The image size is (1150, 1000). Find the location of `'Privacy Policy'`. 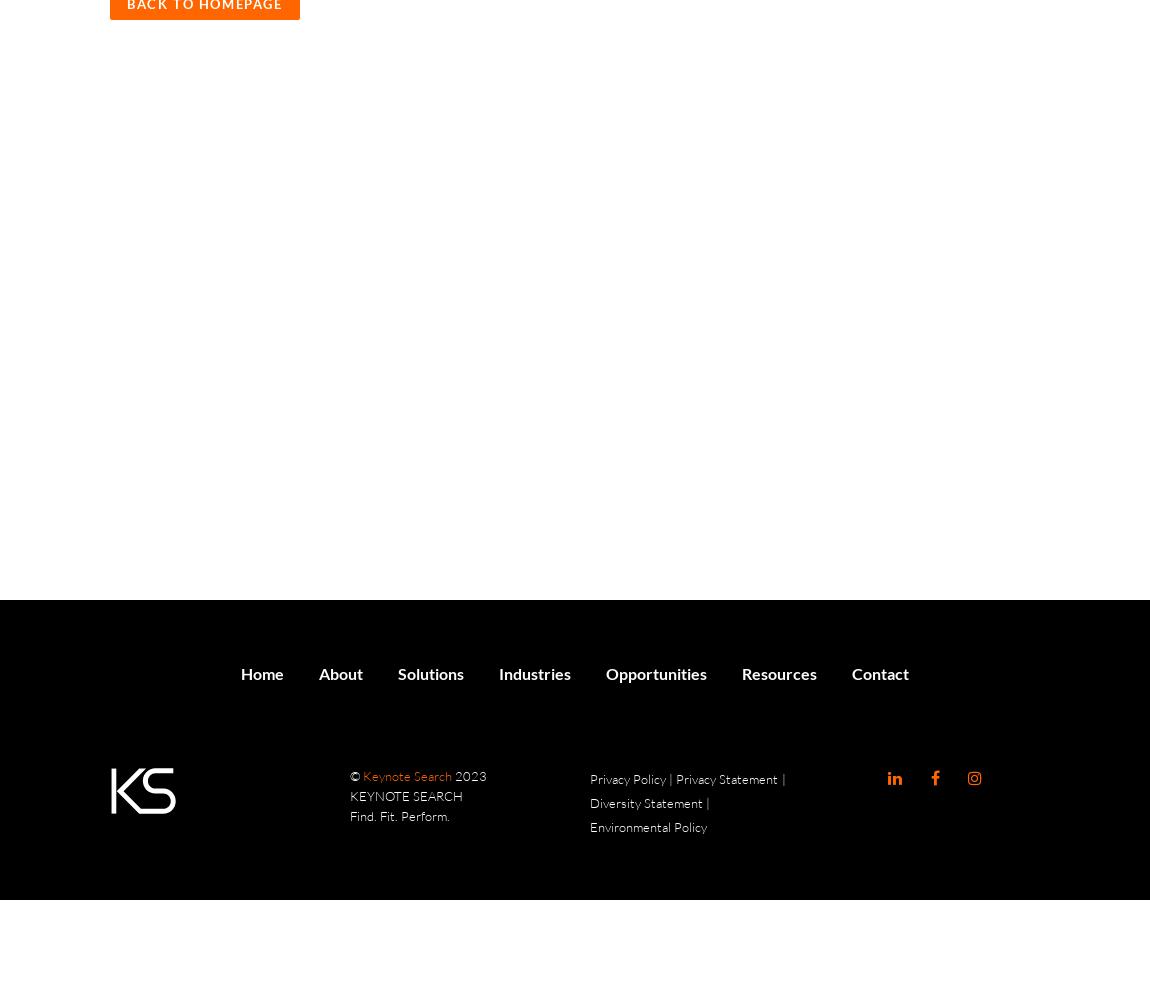

'Privacy Policy' is located at coordinates (588, 779).